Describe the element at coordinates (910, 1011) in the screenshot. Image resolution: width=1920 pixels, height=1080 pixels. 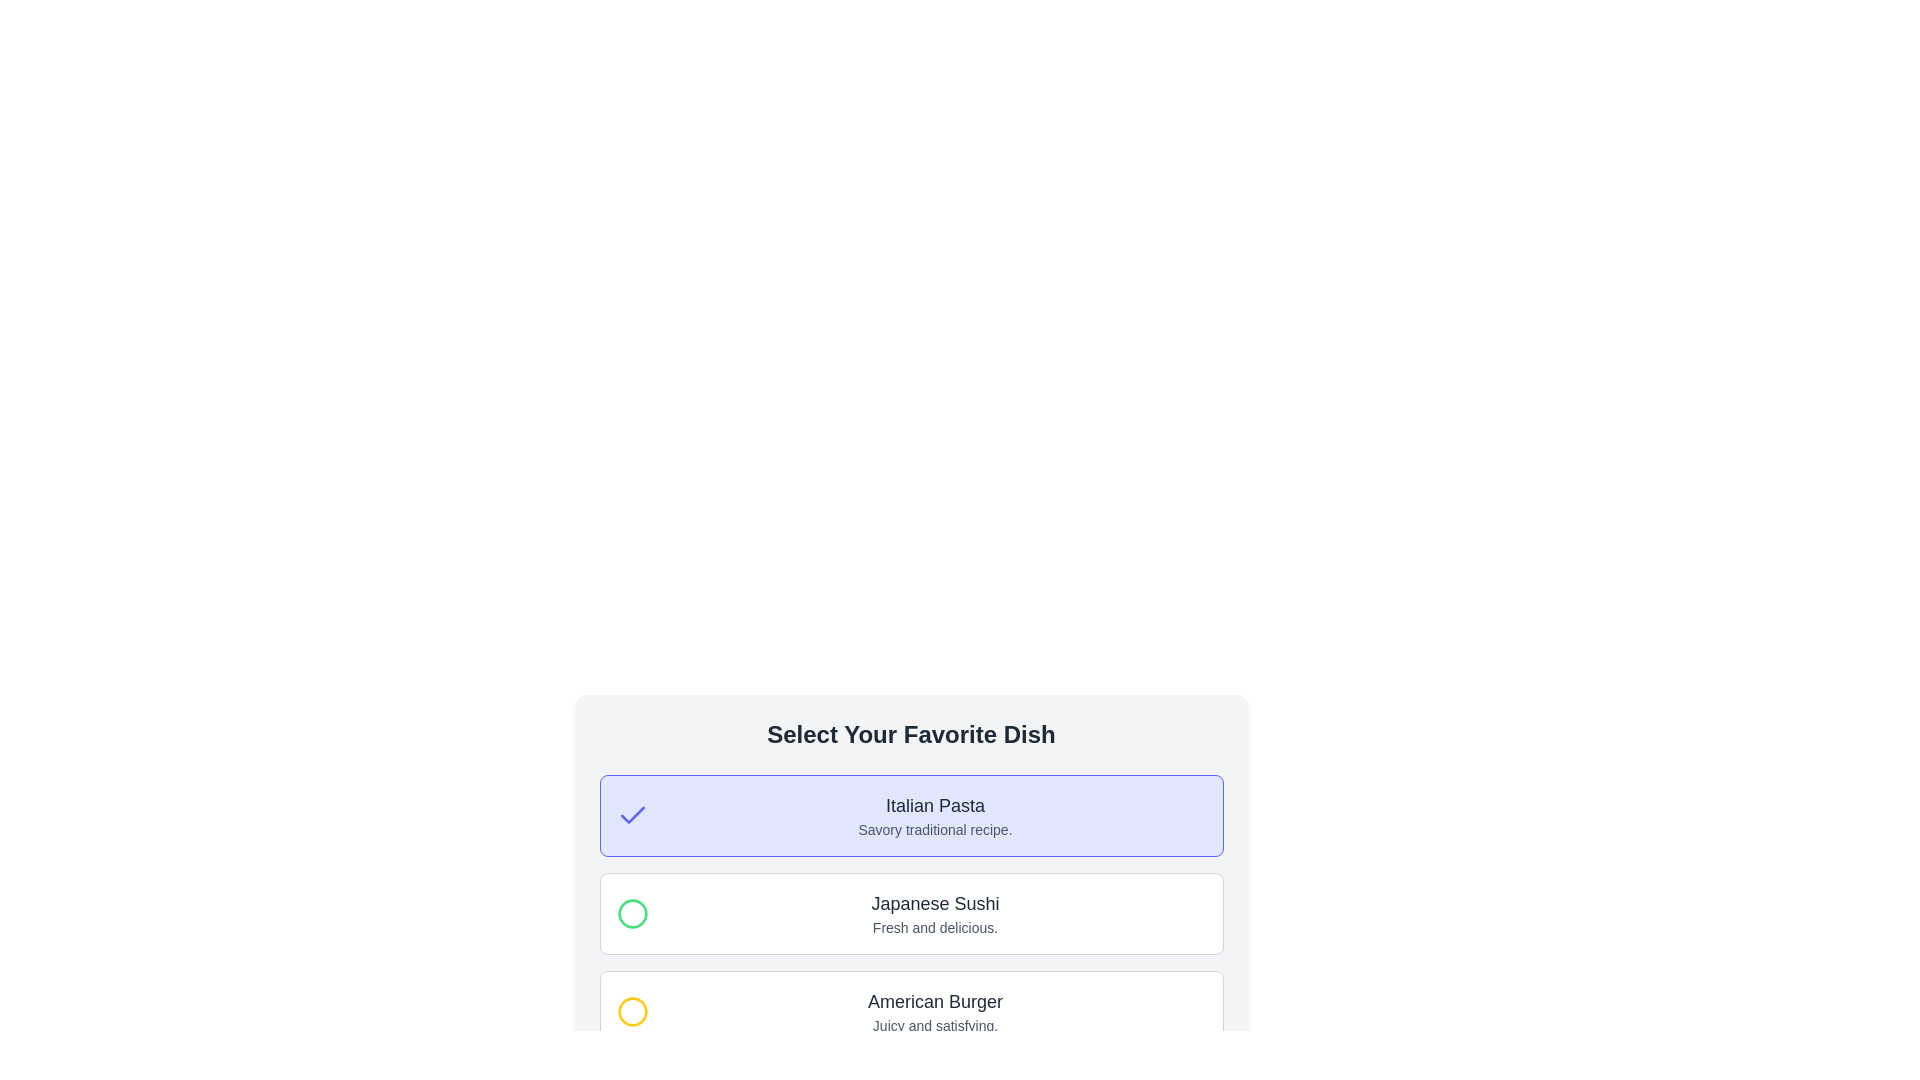
I see `the selectable option labeled 'American Burger' that is part of the list under 'Select Your Favorite Dish', which is the third option with an unselected circular icon` at that location.